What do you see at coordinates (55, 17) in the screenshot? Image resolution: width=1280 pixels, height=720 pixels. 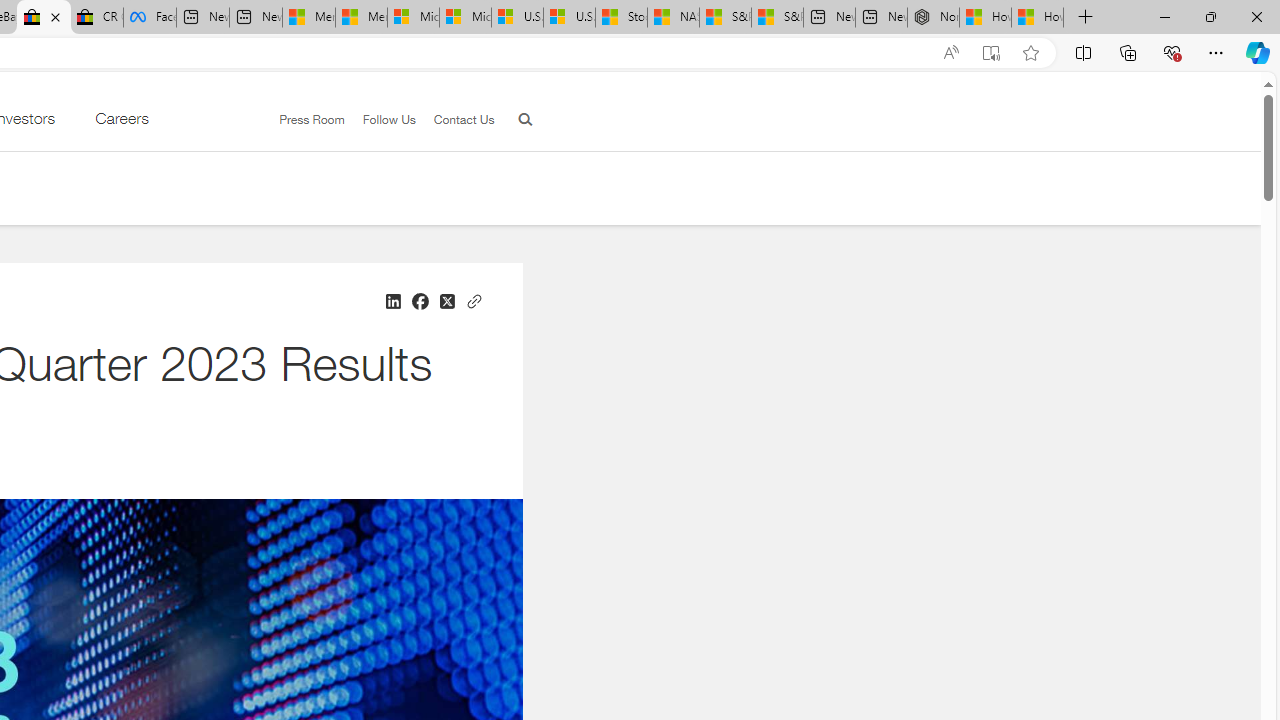 I see `'Close tab'` at bounding box center [55, 17].